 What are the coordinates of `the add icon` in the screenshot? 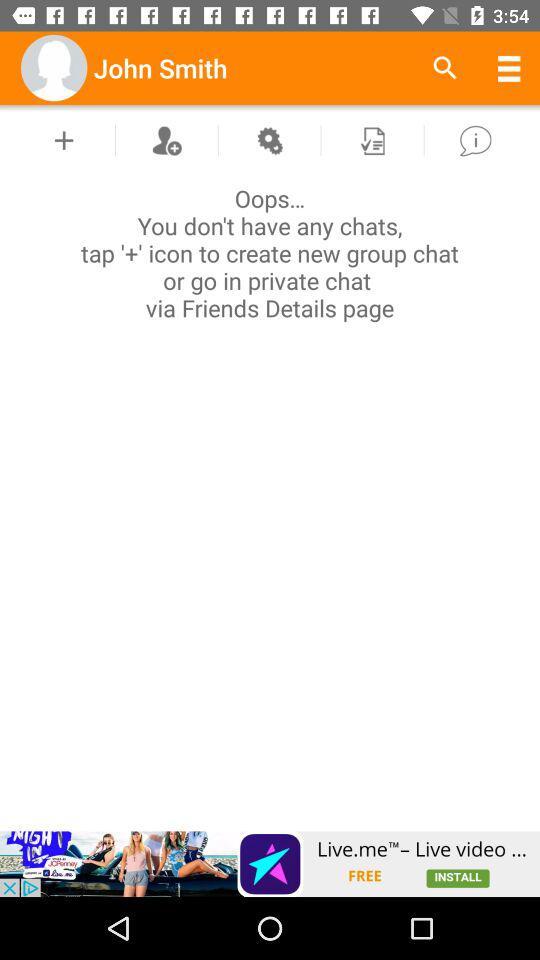 It's located at (64, 139).